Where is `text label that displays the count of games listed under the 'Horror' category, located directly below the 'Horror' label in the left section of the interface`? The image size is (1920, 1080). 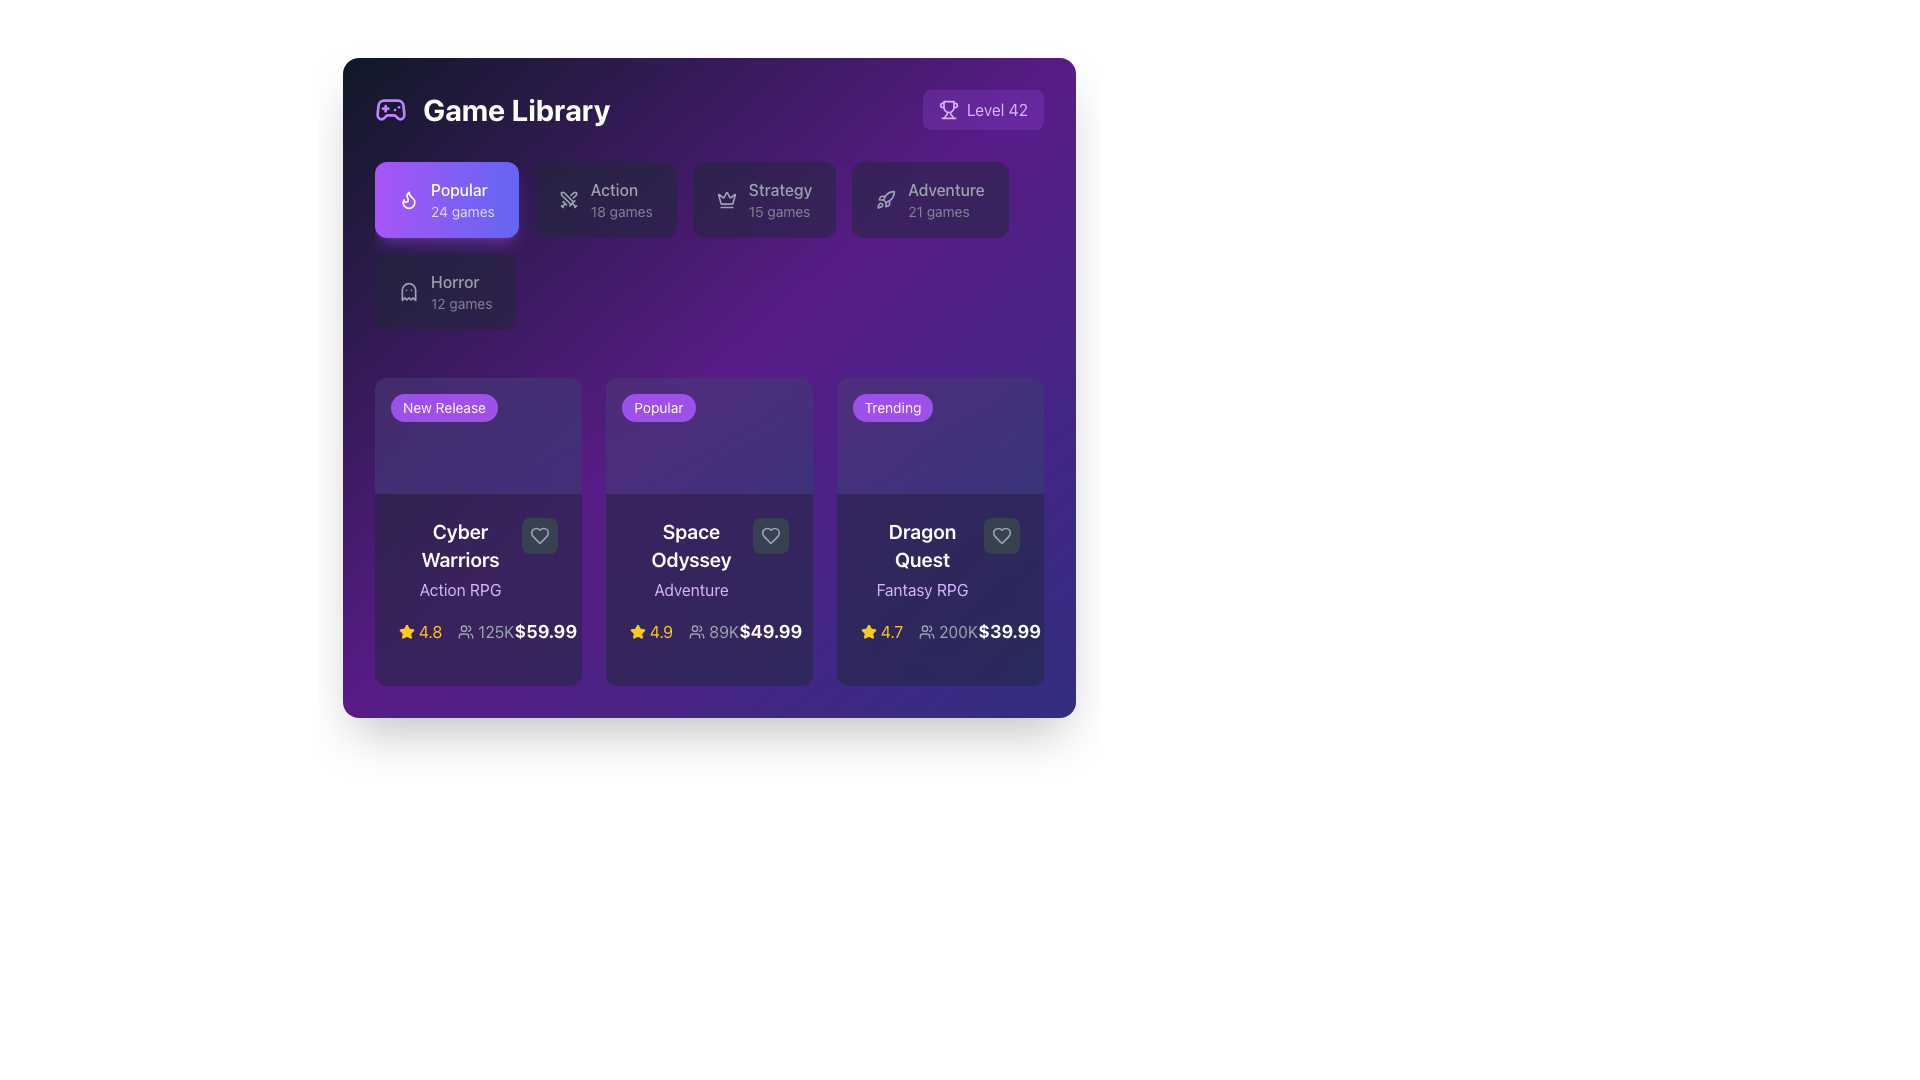 text label that displays the count of games listed under the 'Horror' category, located directly below the 'Horror' label in the left section of the interface is located at coordinates (460, 304).